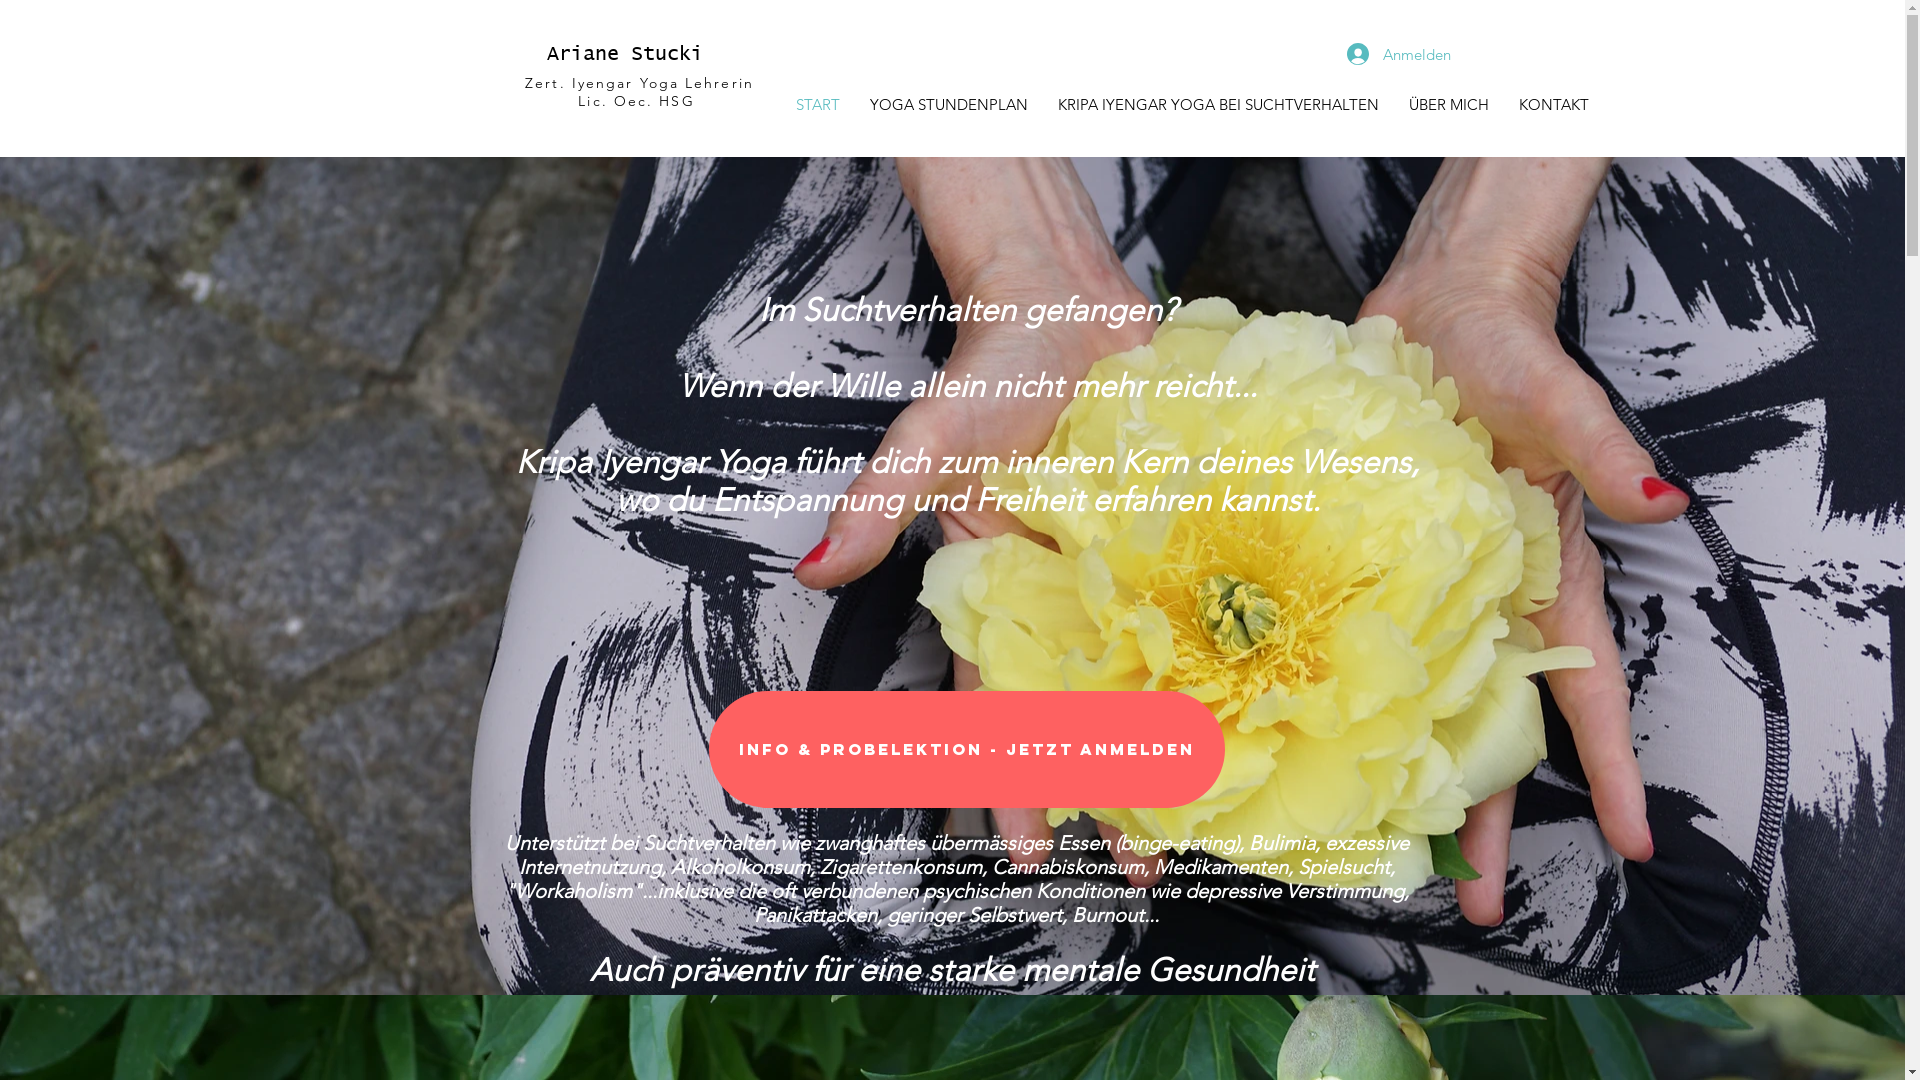 The image size is (1920, 1080). I want to click on 'YOGA STUNDENPLAN', so click(947, 104).